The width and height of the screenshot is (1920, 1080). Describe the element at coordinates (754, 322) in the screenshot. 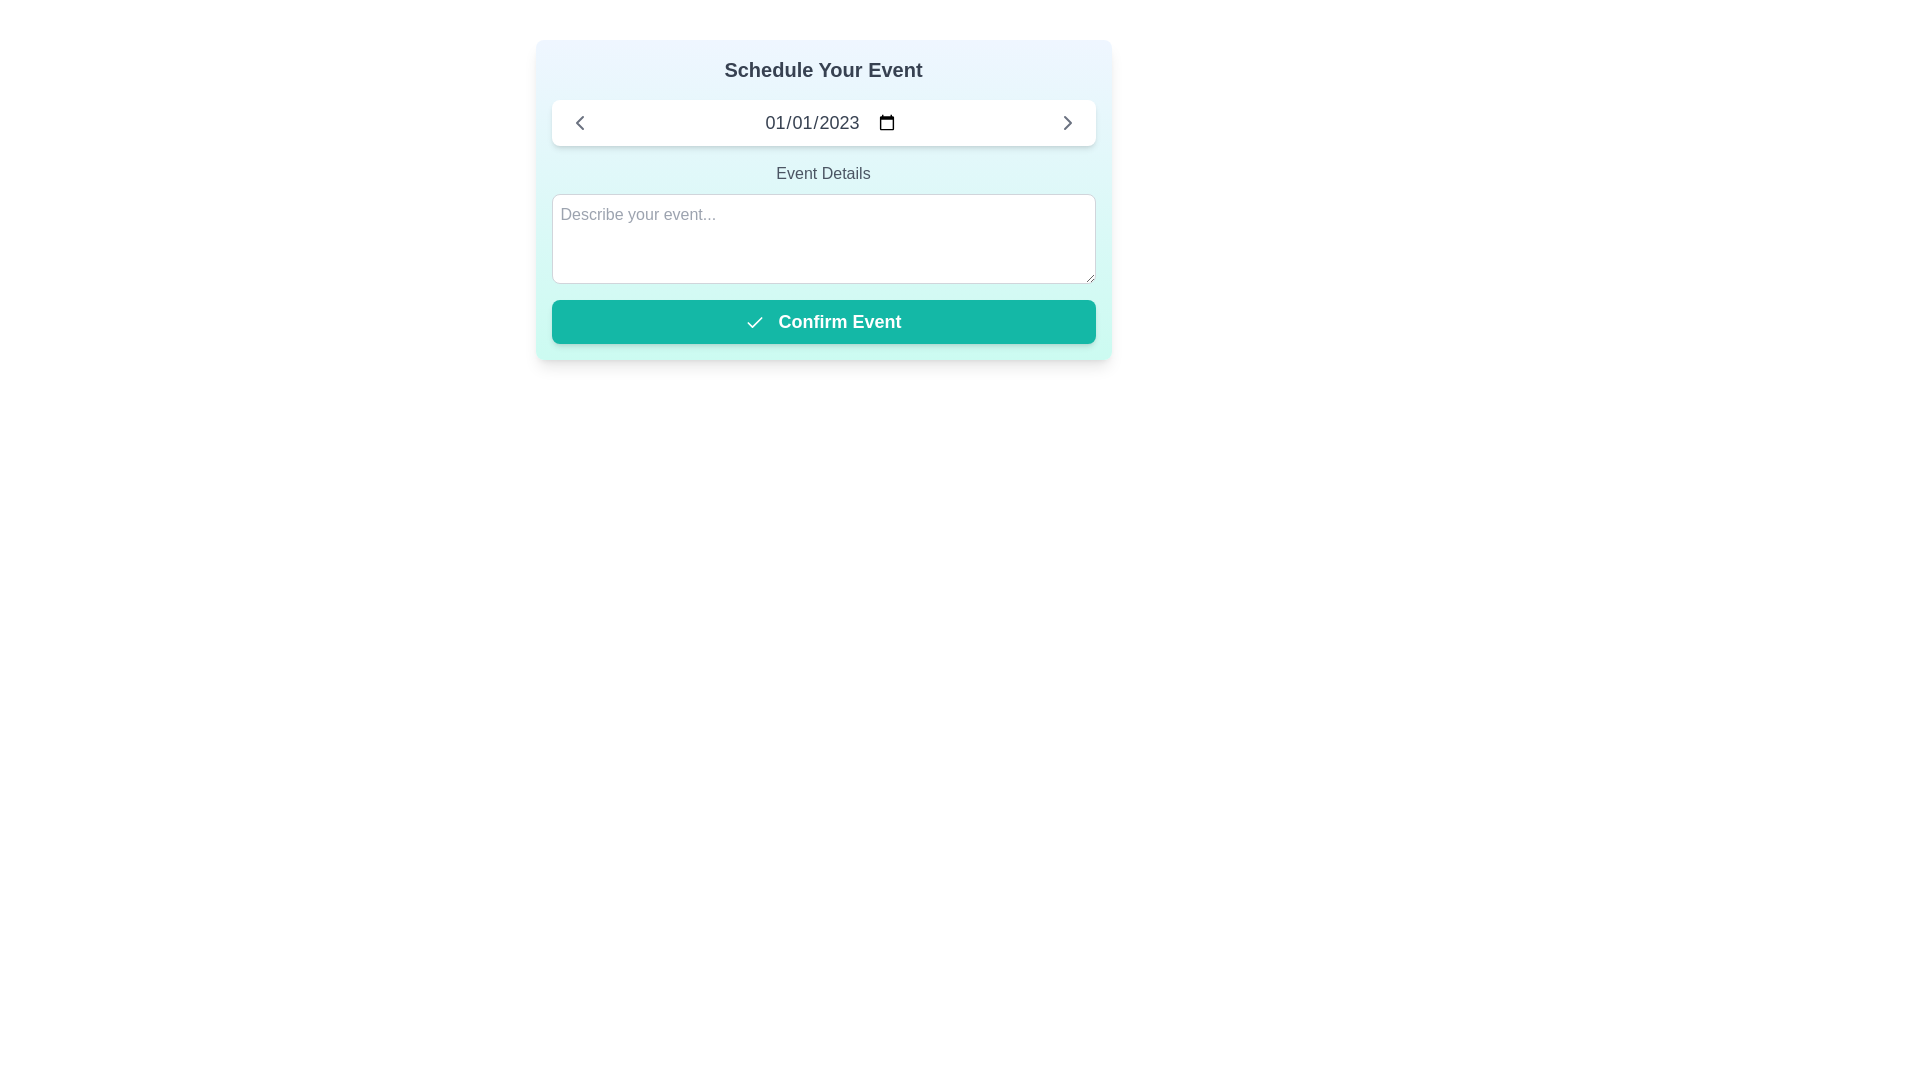

I see `the confirmation icon located to the left of the 'Confirm Event' text on the button` at that location.